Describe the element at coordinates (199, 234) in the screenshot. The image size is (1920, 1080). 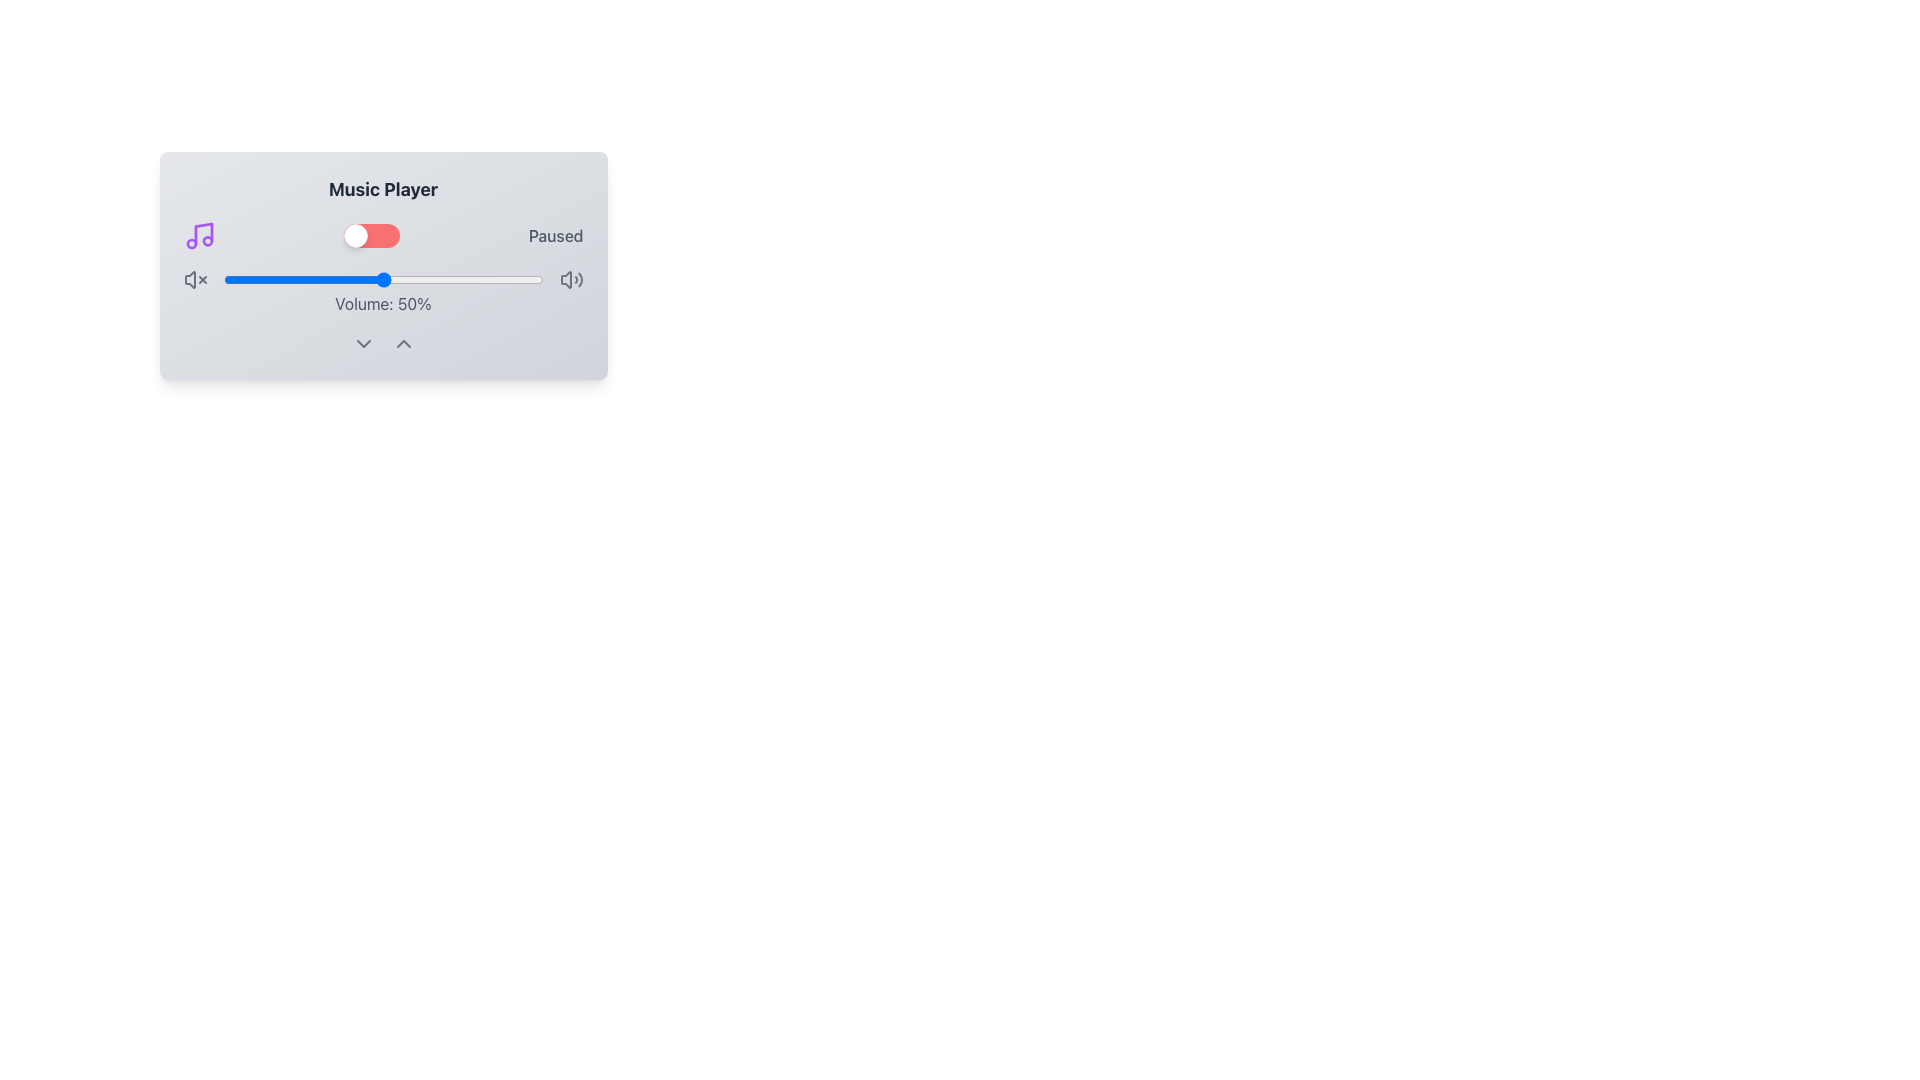
I see `the music-related icon located at the extreme left of the horizontal layout in the header section of the music player, to the left of the 'Paused' toggle switch` at that location.